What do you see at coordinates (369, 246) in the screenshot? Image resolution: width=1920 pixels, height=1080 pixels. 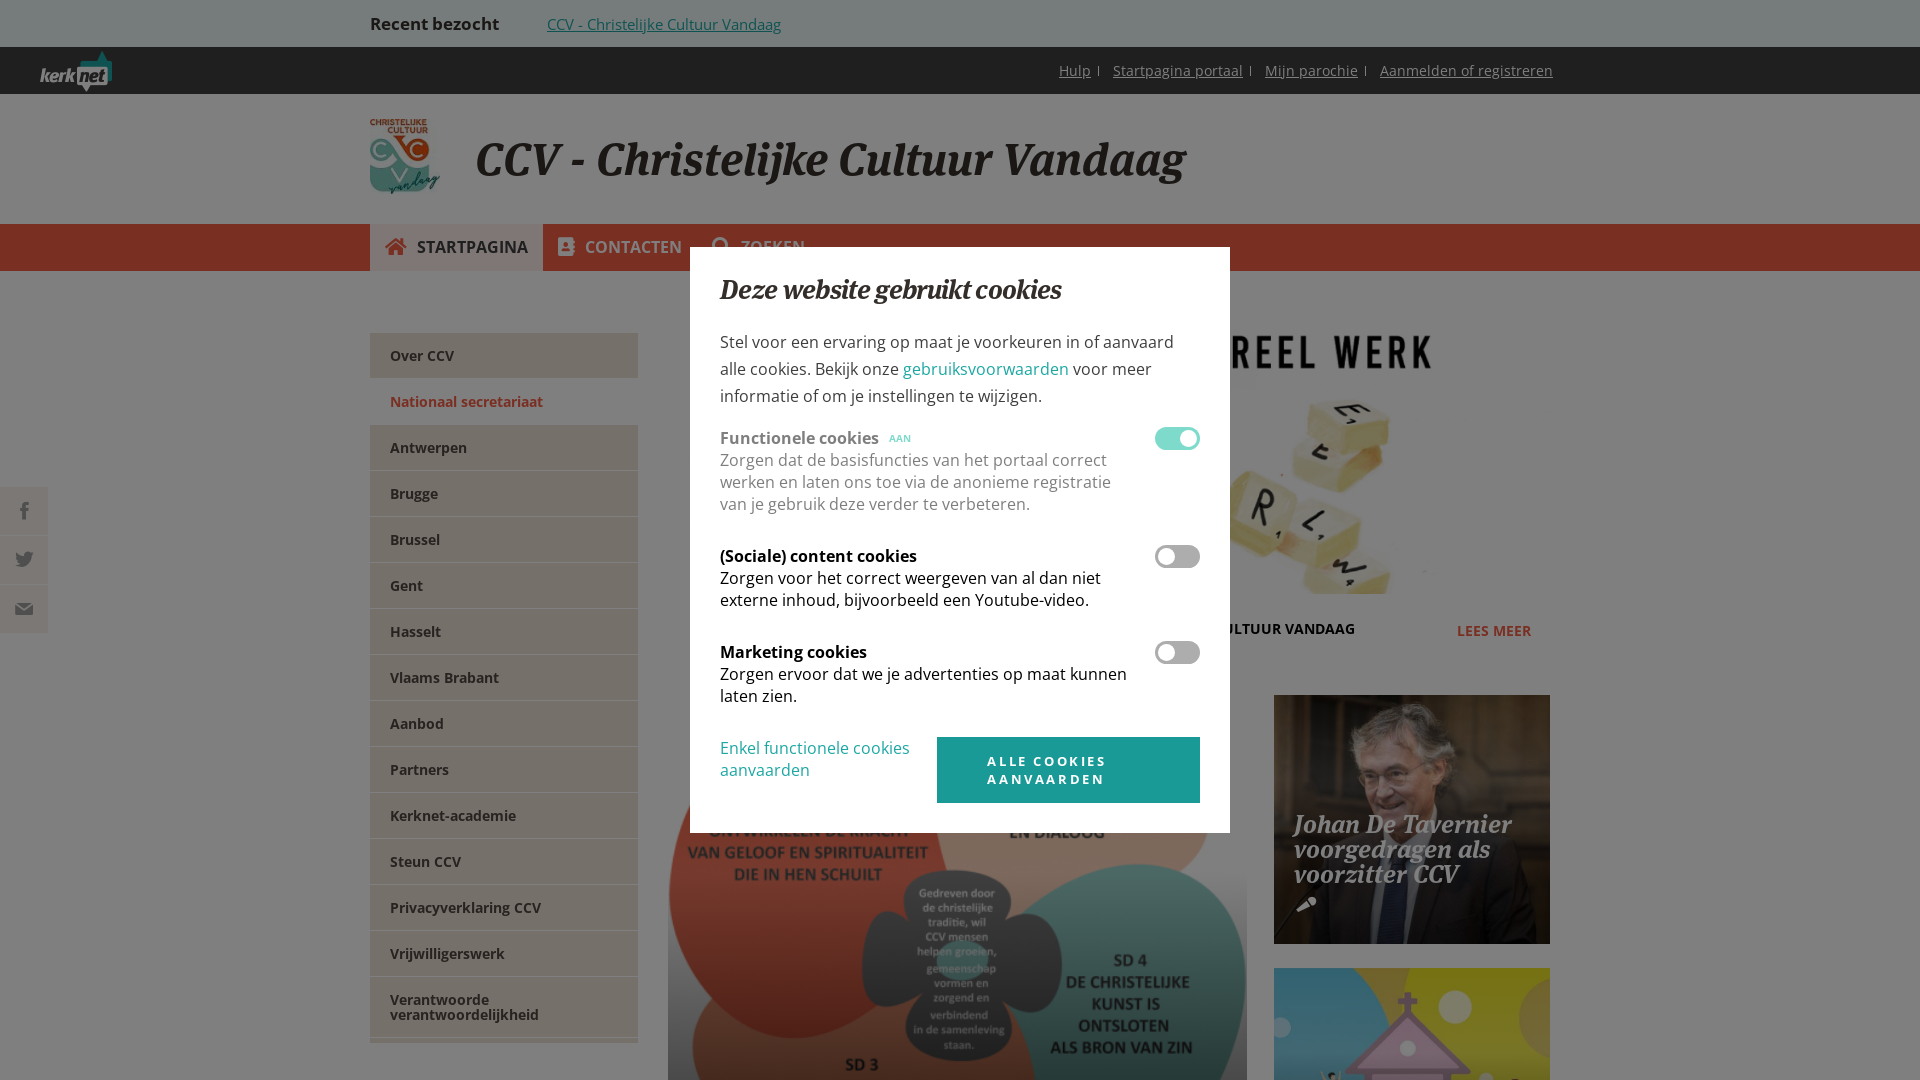 I see `'STARTPAGINA'` at bounding box center [369, 246].